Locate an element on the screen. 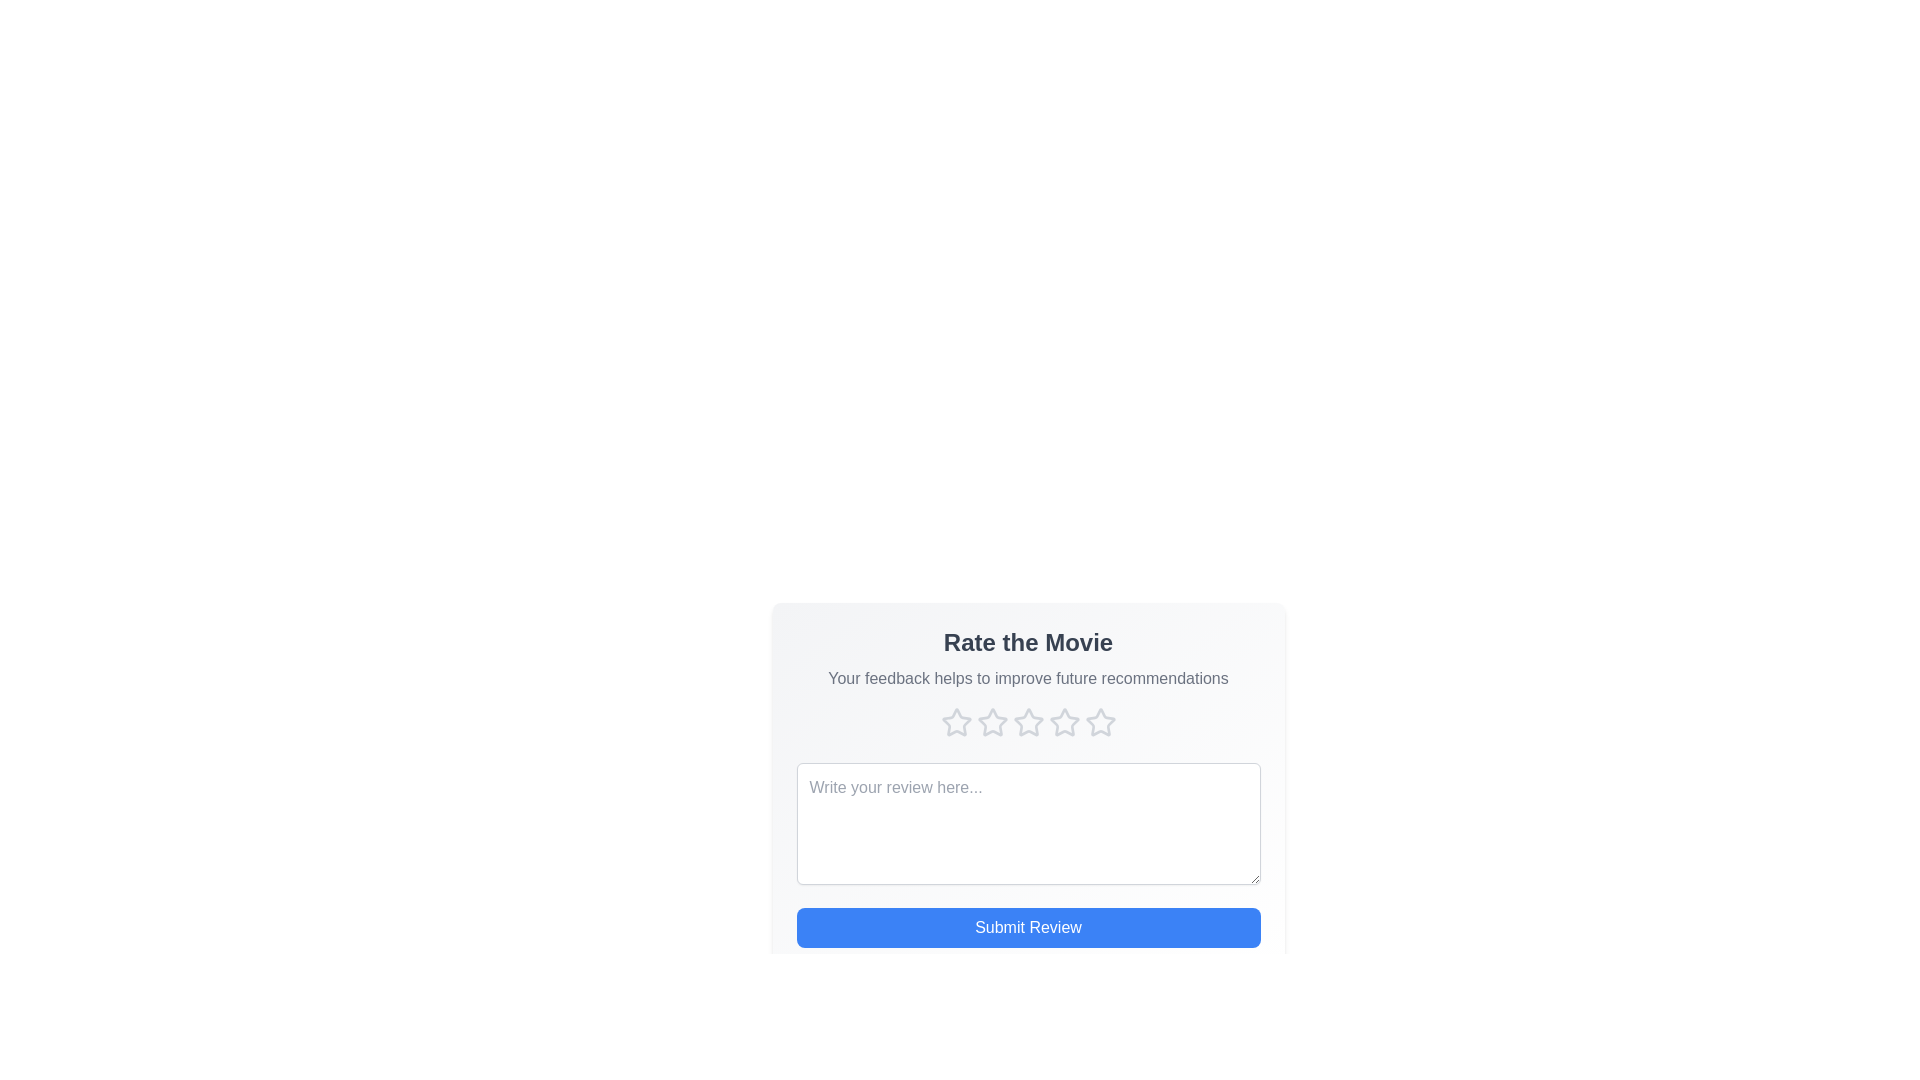 This screenshot has height=1080, width=1920. the third rating star element is located at coordinates (1028, 722).